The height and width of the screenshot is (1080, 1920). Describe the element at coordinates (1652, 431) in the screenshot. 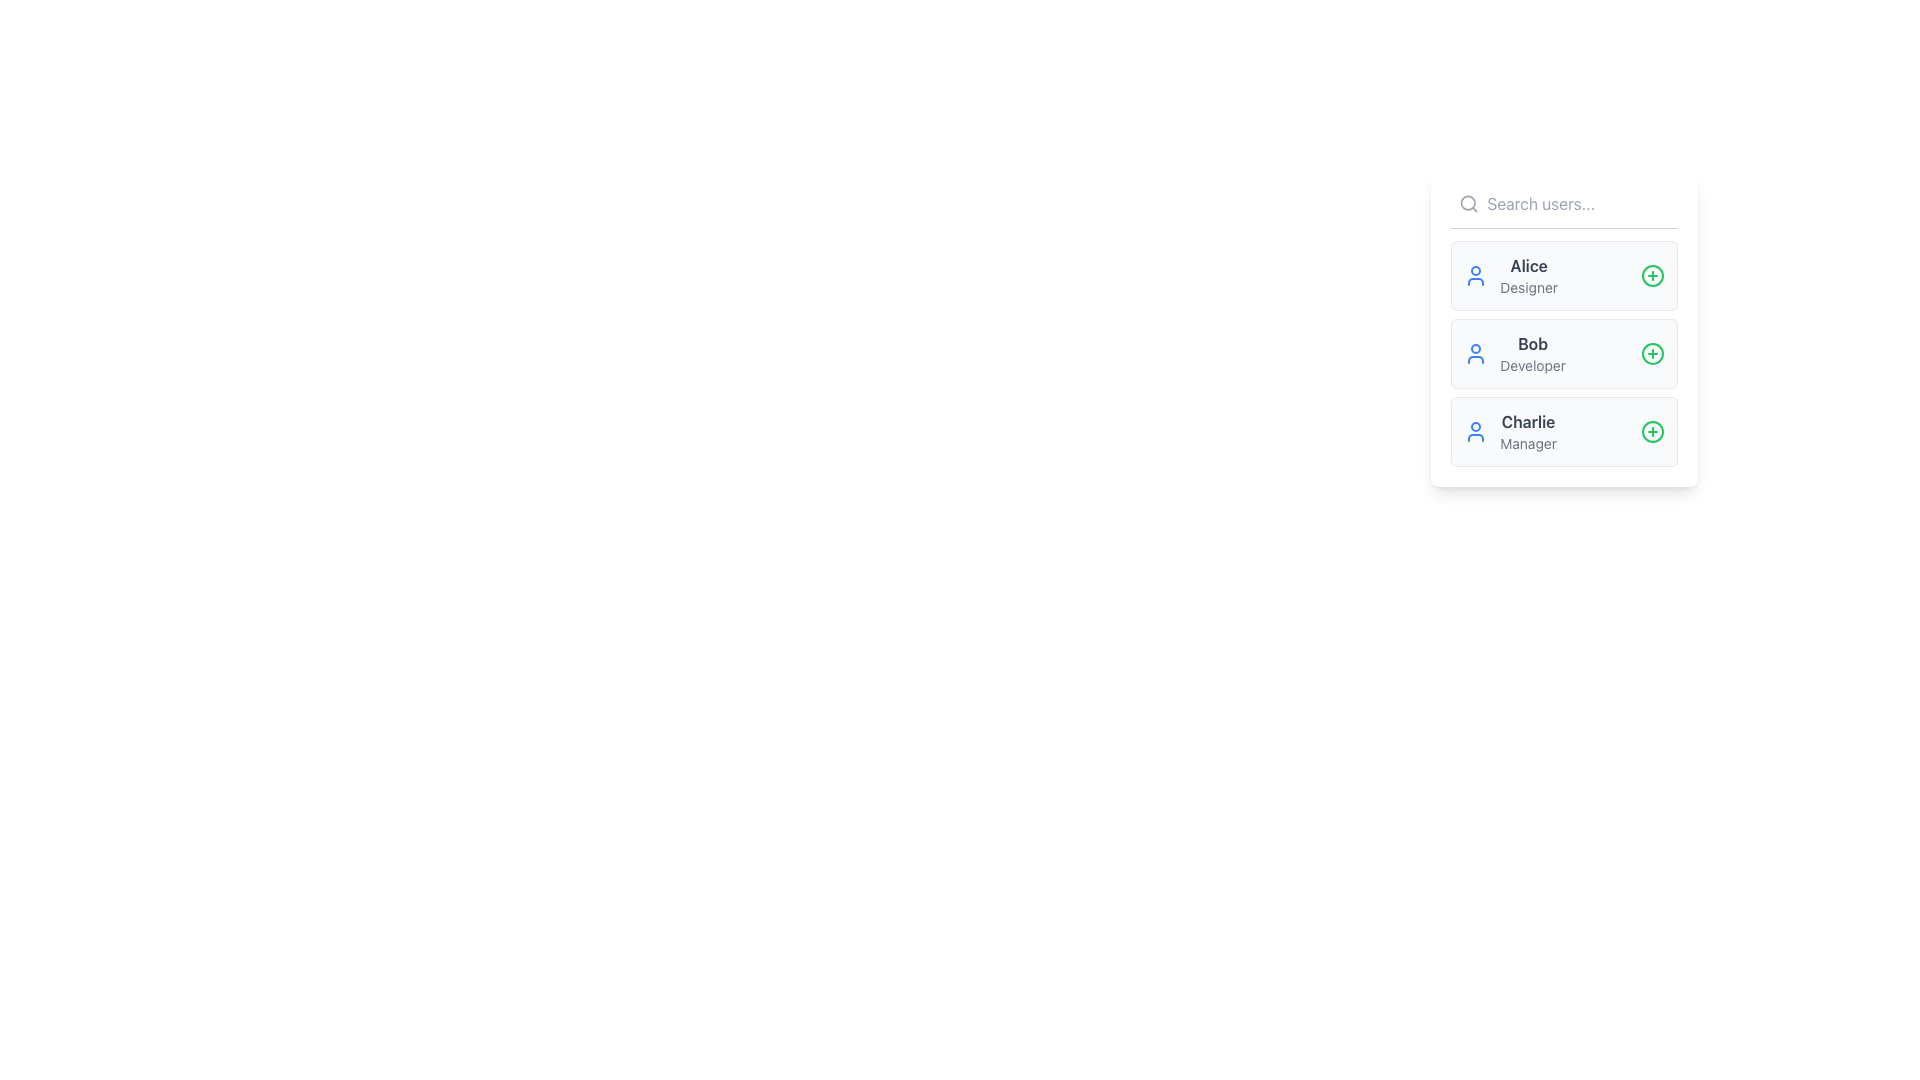

I see `the circular icon with a green border and a red plus sign located adjacent to the 'Charlie - Manager' entry` at that location.